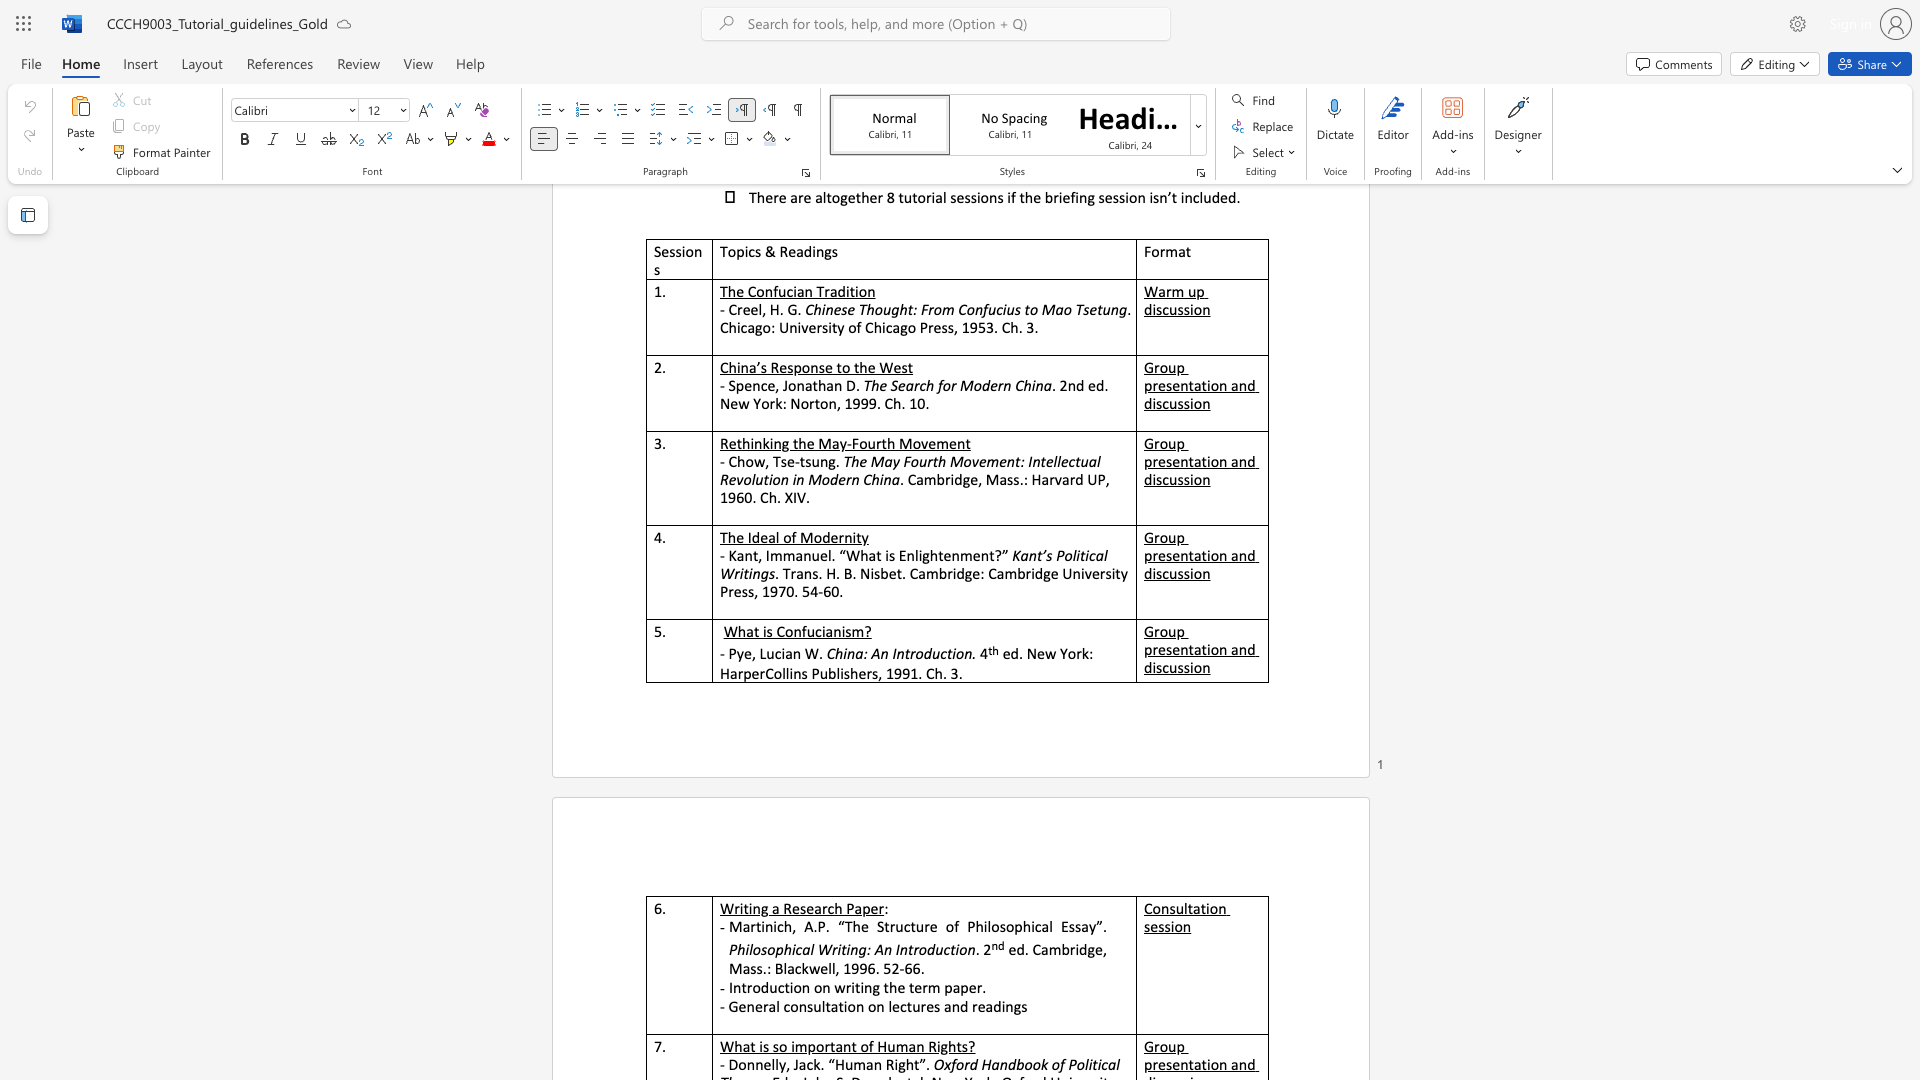 This screenshot has width=1920, height=1080. What do you see at coordinates (903, 967) in the screenshot?
I see `the subset text "66." within the text "ed. Cambridge, Mass.: Blackwell, 1996. 52-66."` at bounding box center [903, 967].